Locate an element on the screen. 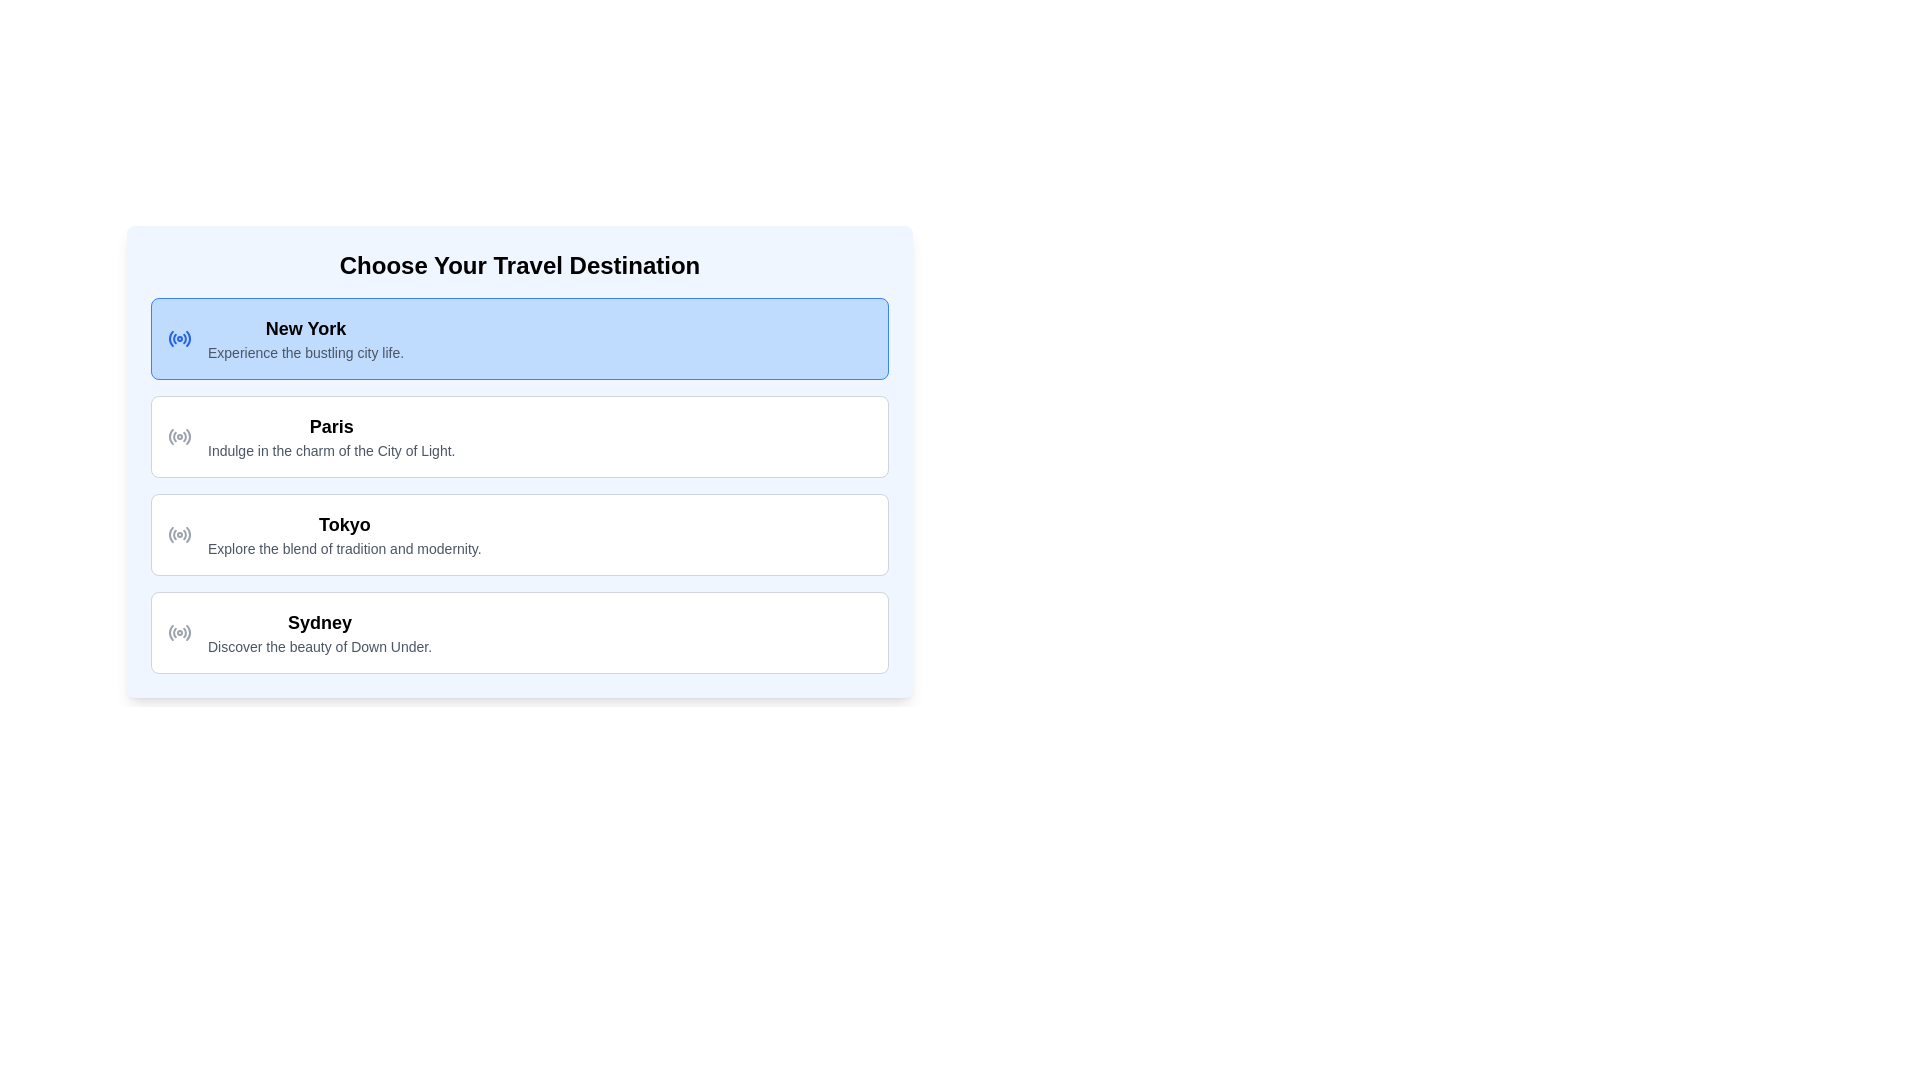 The width and height of the screenshot is (1920, 1080). the selectable list item labeled 'Paris' is located at coordinates (519, 435).